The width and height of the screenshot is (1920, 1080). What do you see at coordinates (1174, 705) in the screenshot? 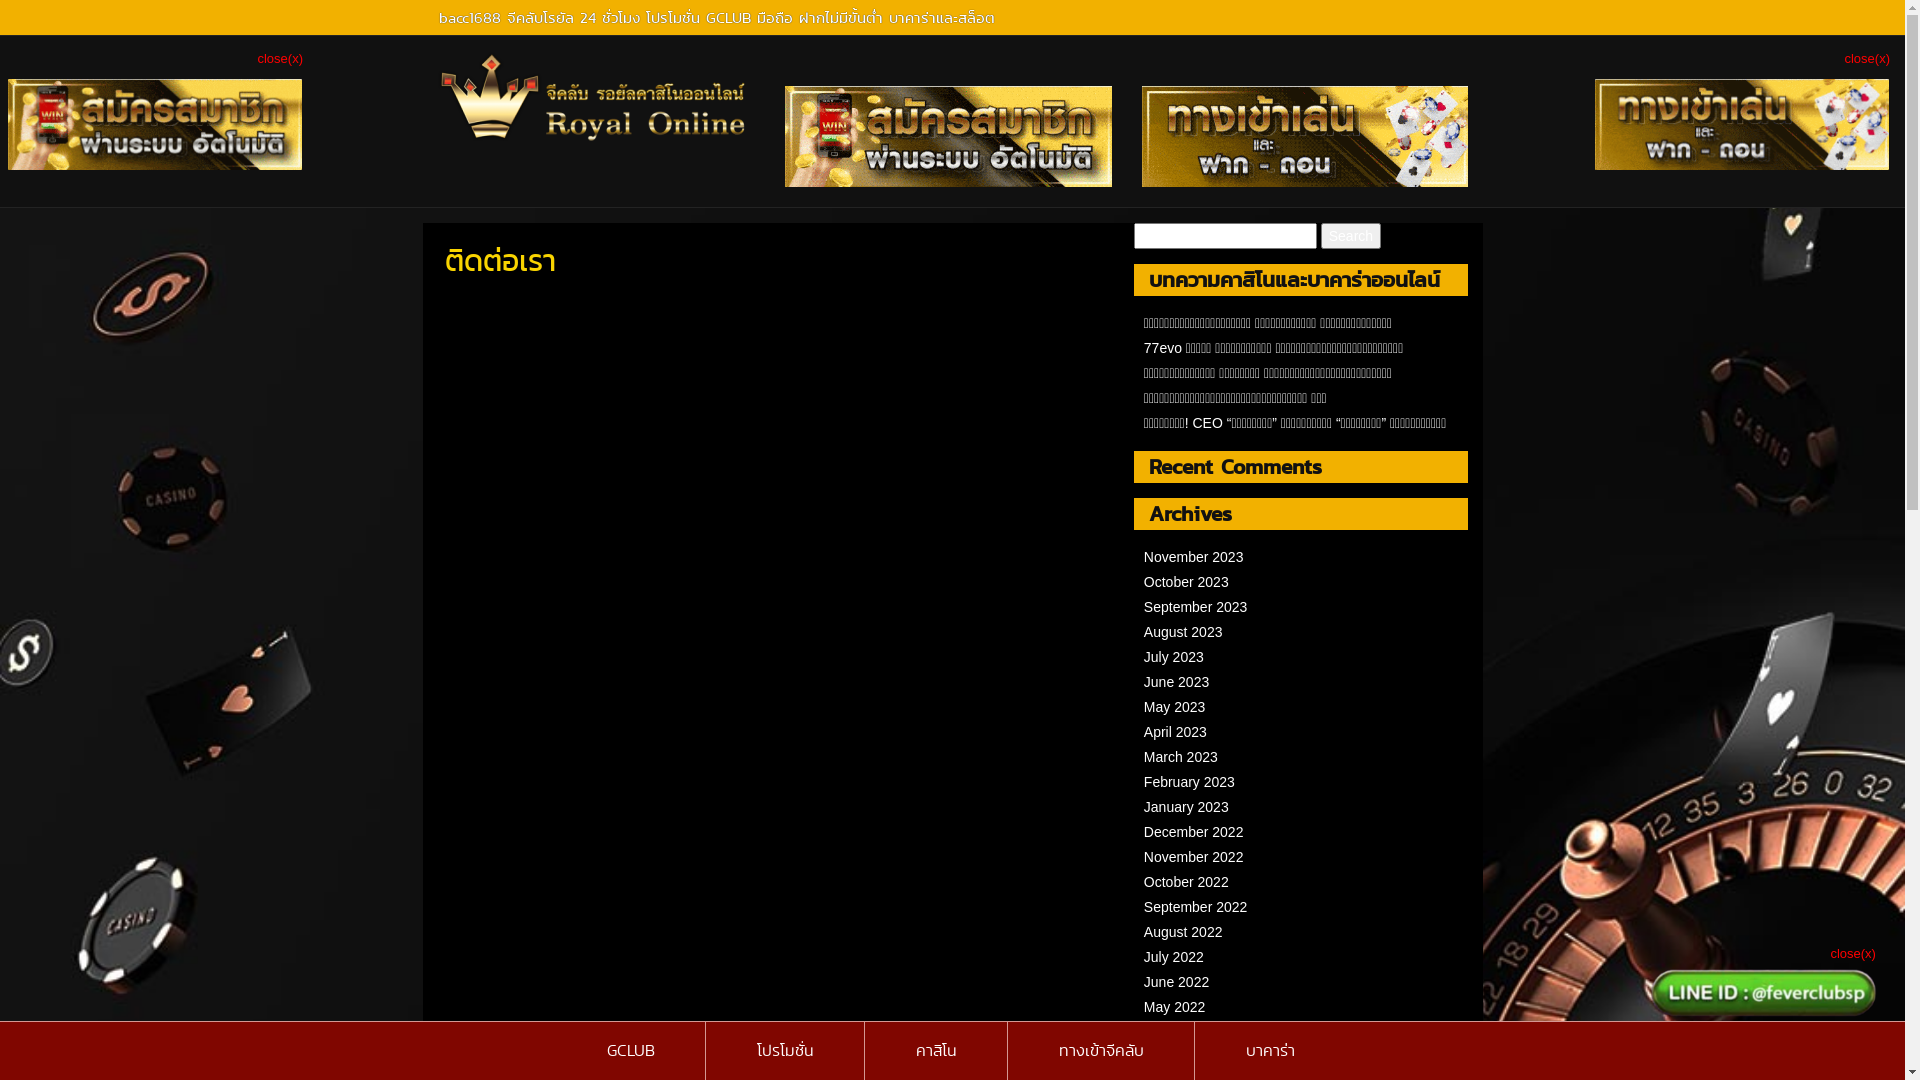
I see `'May 2023'` at bounding box center [1174, 705].